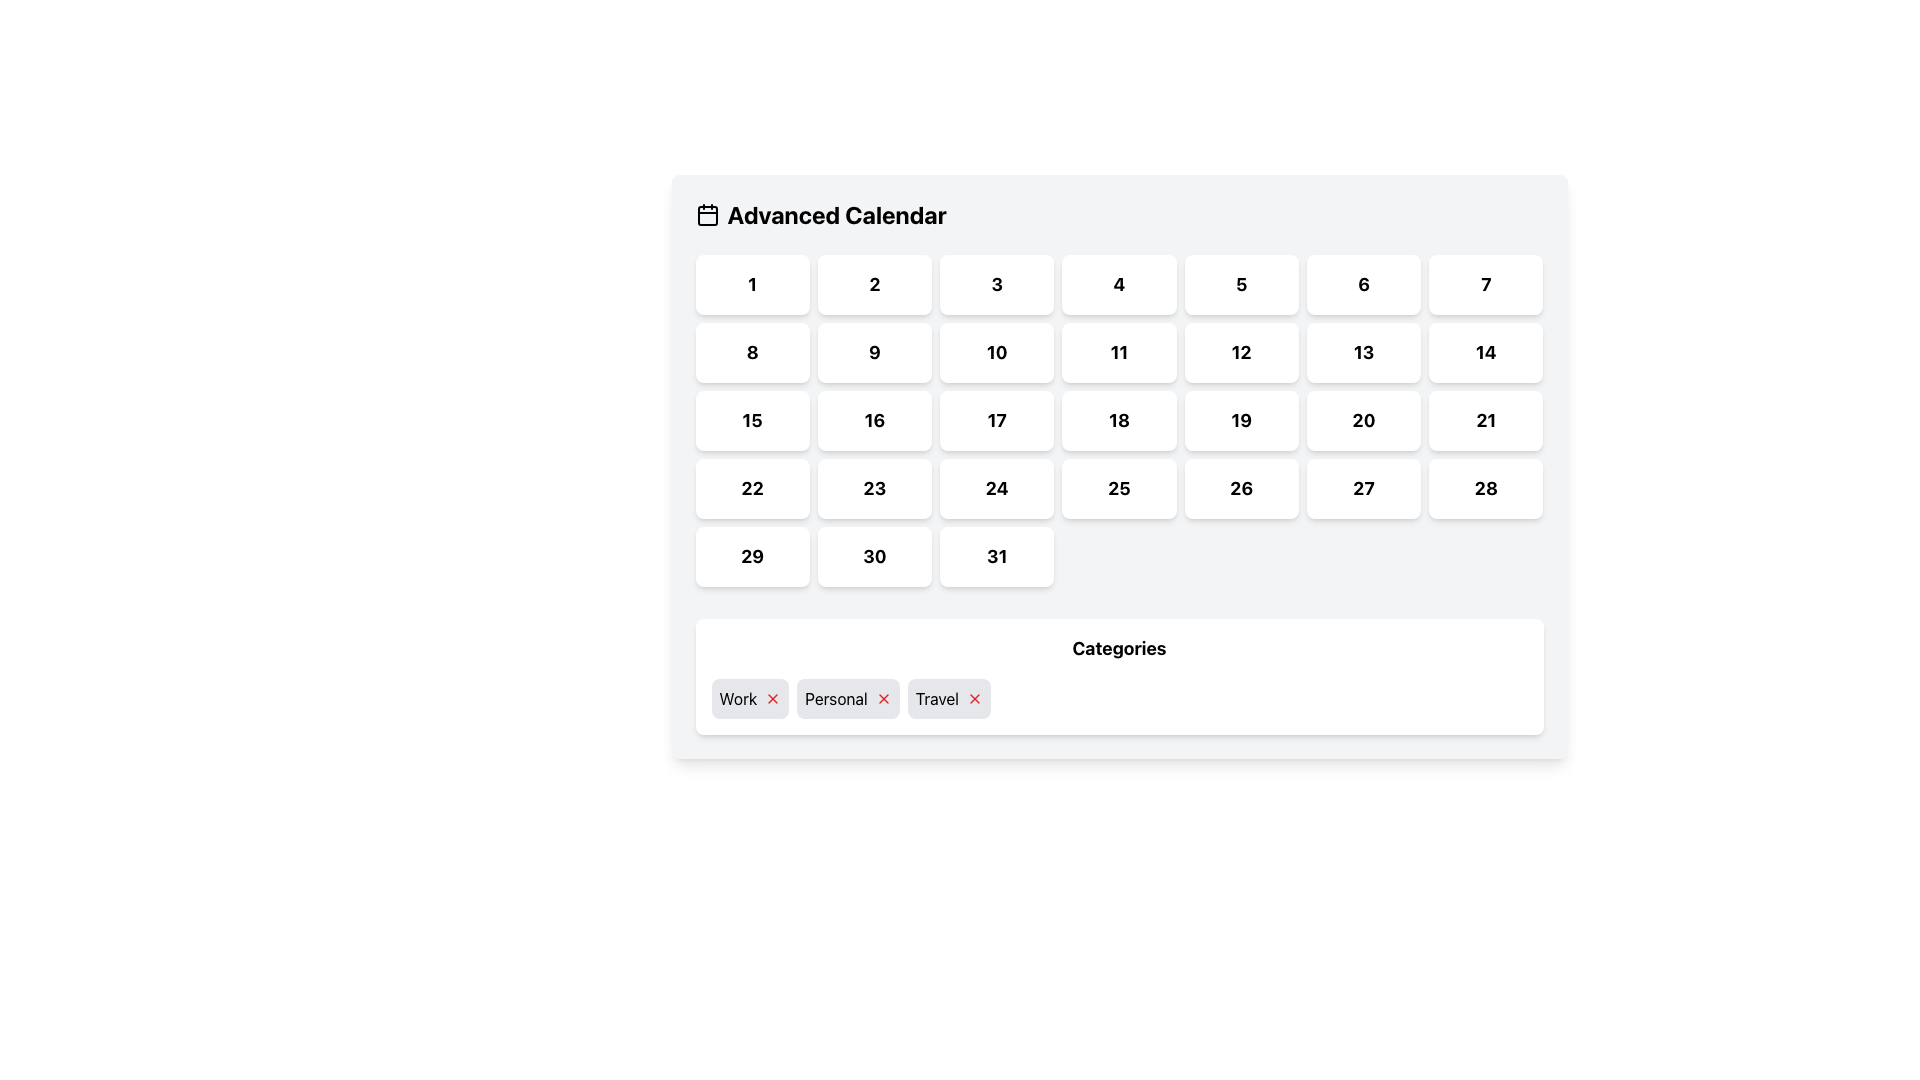  What do you see at coordinates (751, 556) in the screenshot?
I see `the button labeled '29' which is a rectangular button with a white background and rounded corners, featuring the bold number '29' centered within it` at bounding box center [751, 556].